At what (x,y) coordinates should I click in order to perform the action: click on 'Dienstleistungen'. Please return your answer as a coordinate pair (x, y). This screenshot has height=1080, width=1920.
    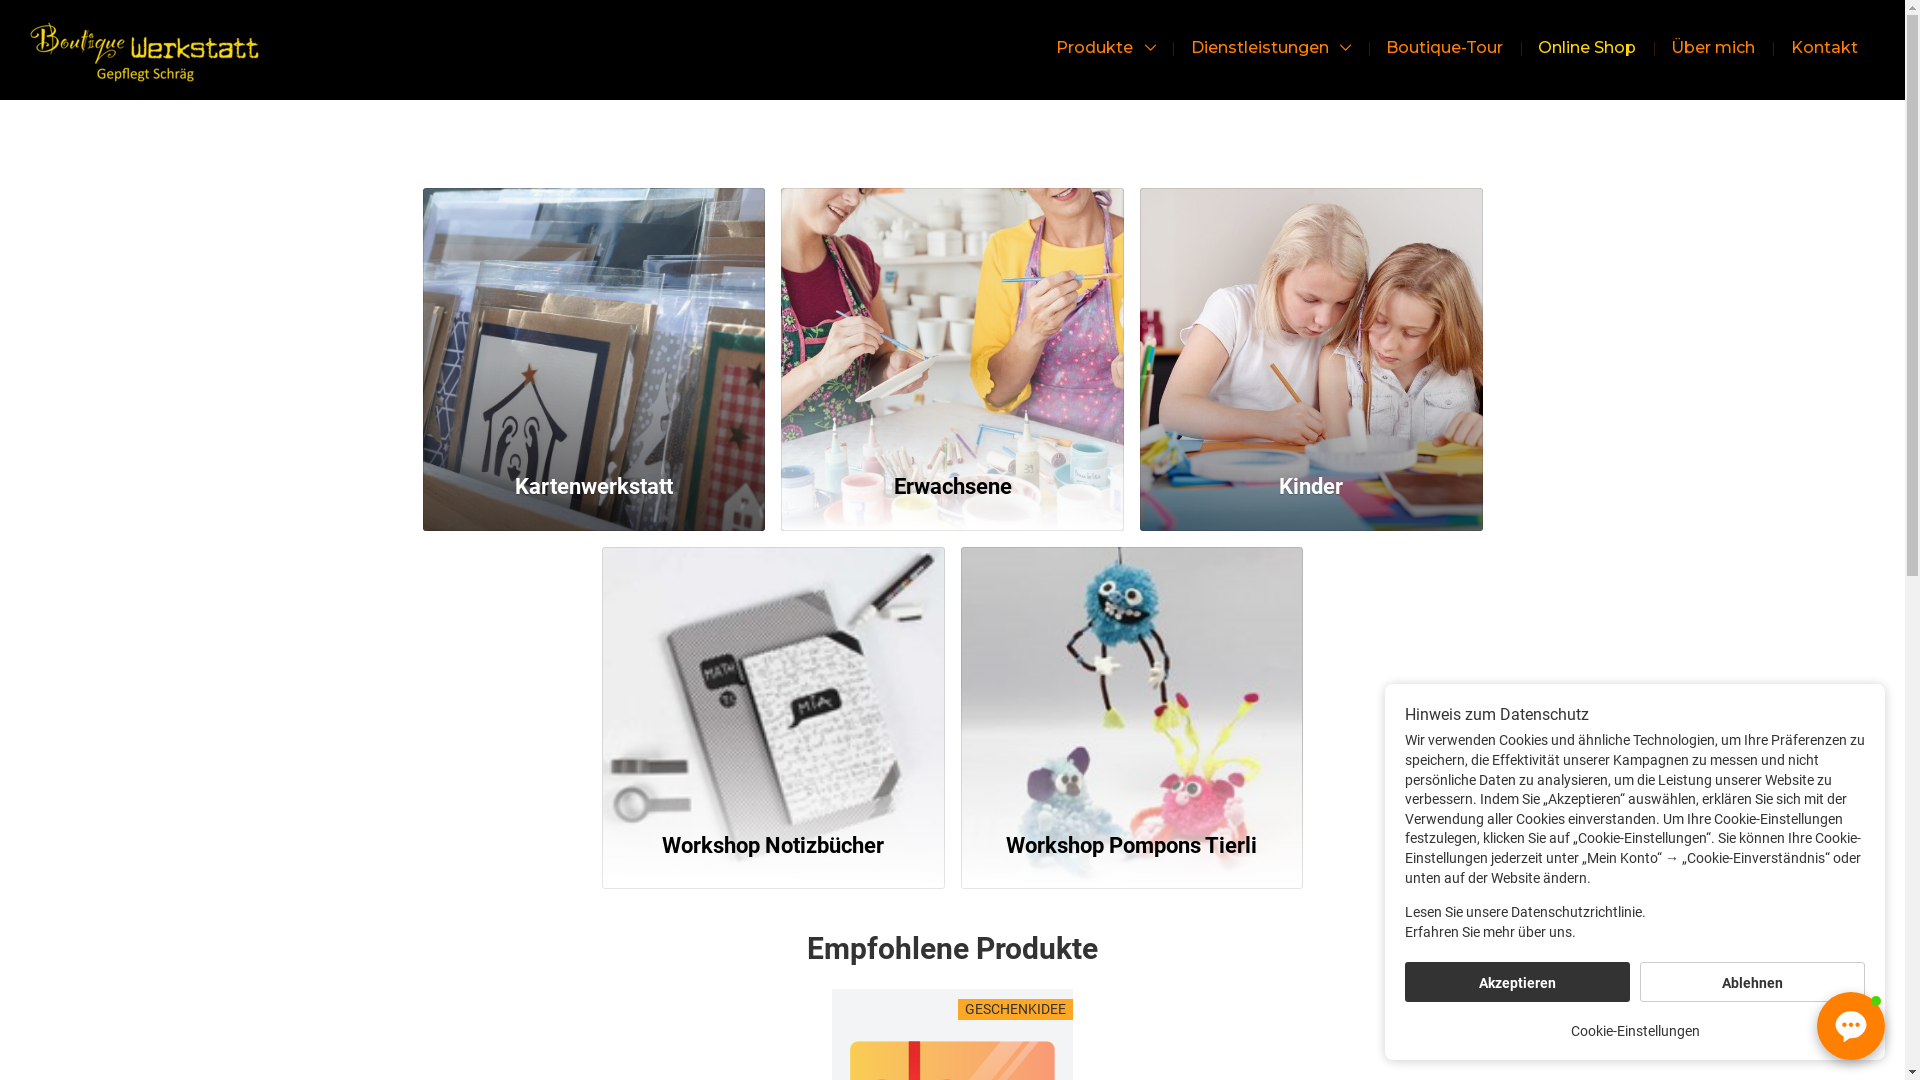
    Looking at the image, I should click on (1177, 47).